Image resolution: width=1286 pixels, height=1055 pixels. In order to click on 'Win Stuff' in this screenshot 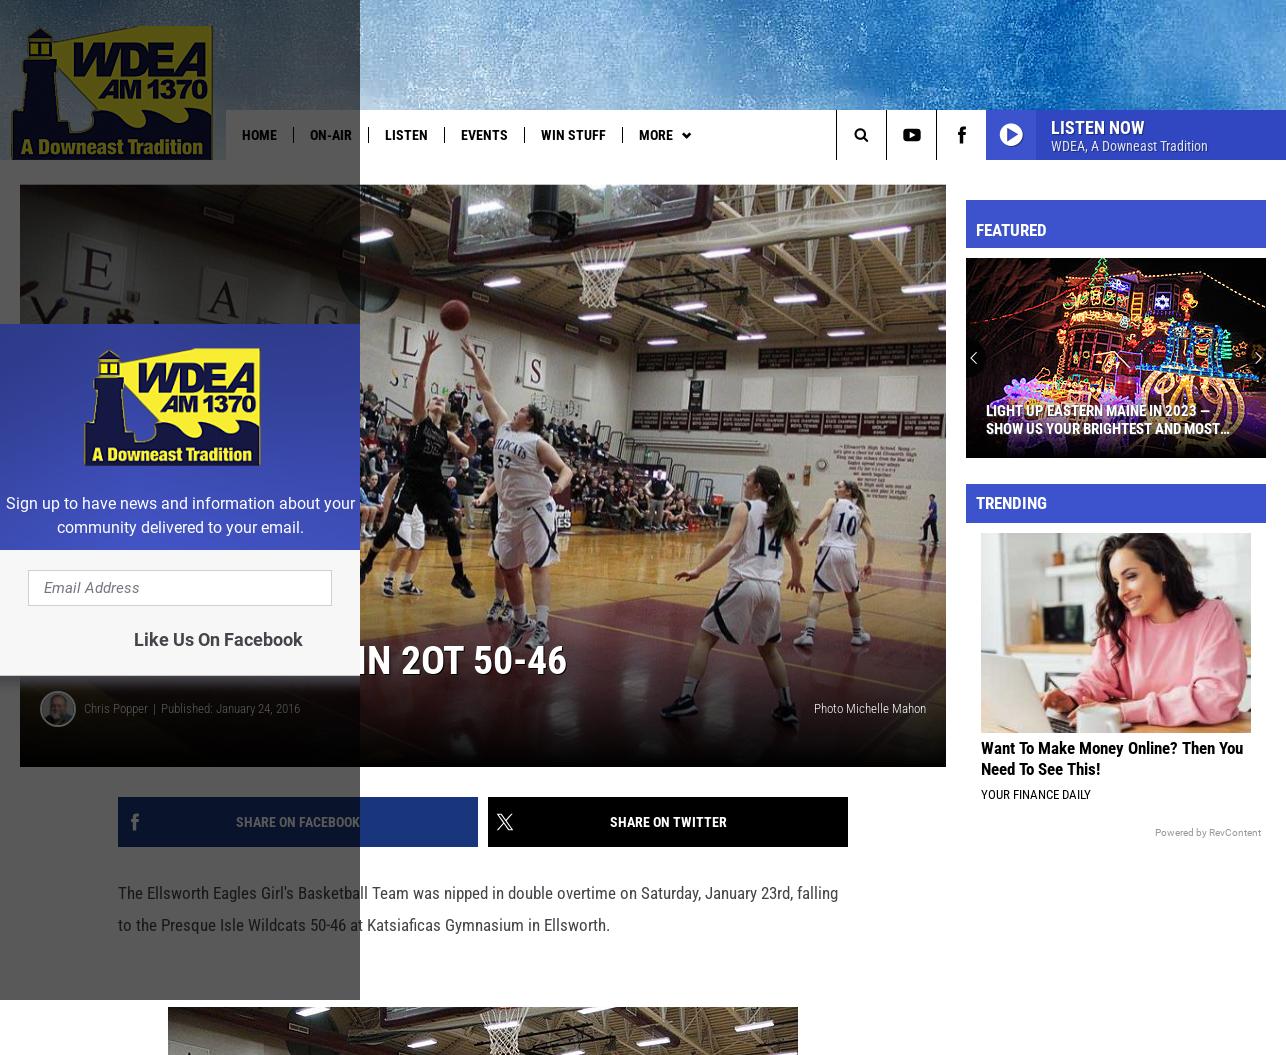, I will do `click(572, 135)`.